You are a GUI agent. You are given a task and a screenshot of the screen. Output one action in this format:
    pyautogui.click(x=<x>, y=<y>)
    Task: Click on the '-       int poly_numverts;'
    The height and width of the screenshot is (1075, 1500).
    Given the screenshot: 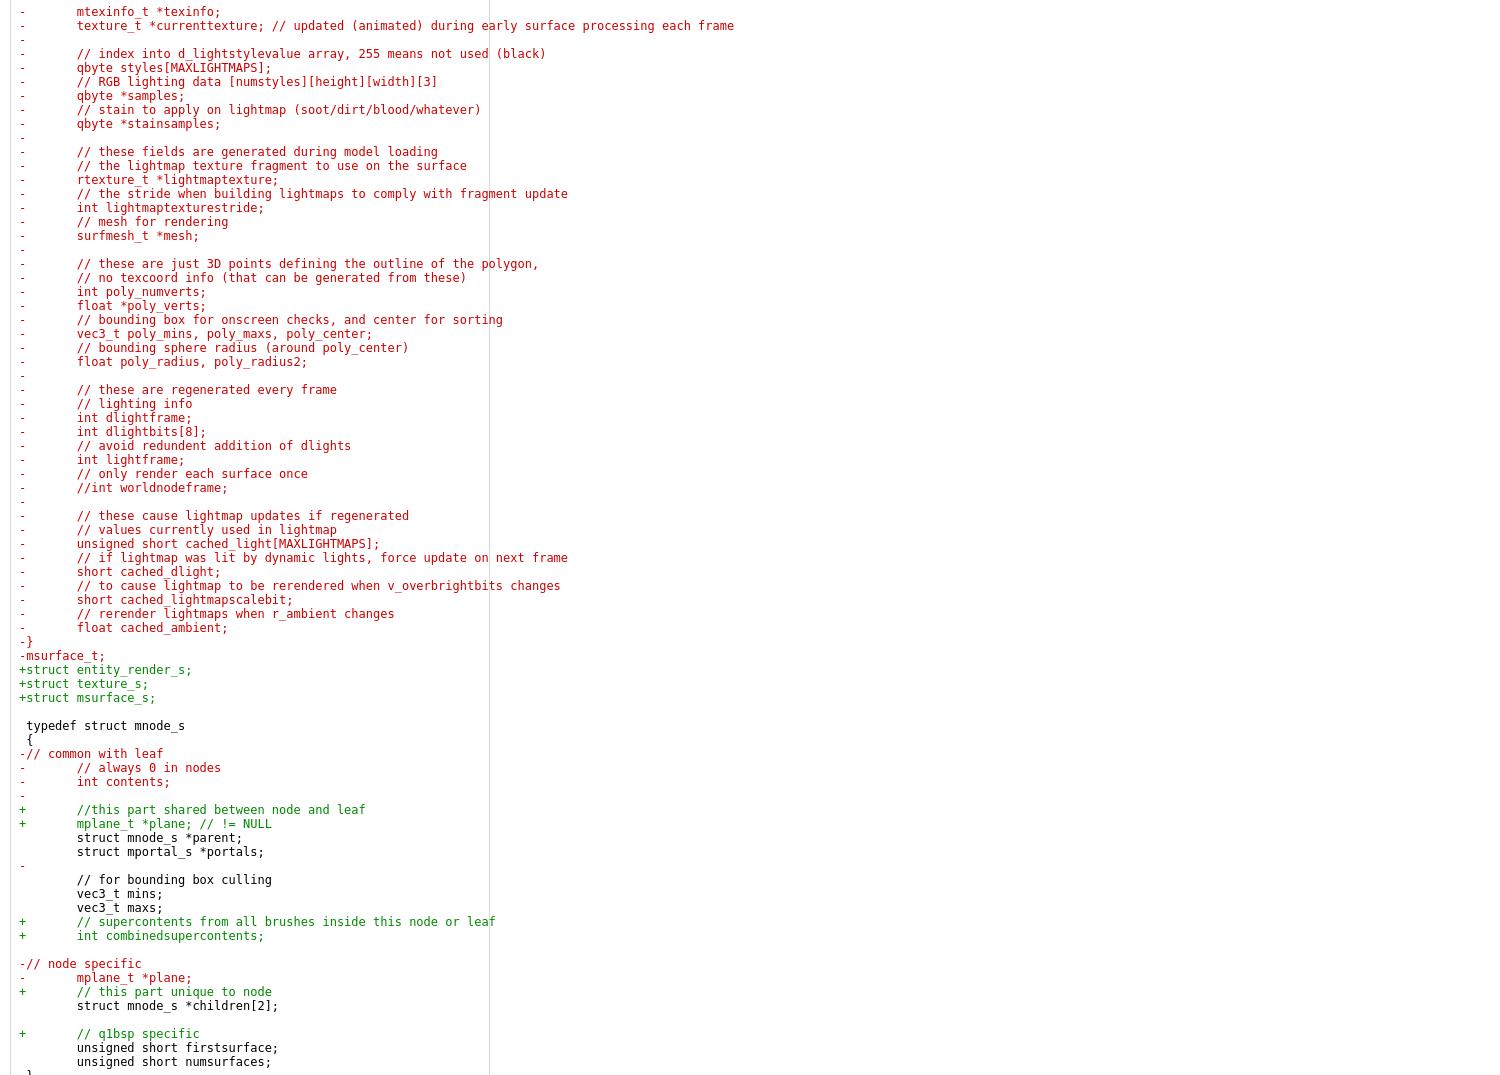 What is the action you would take?
    pyautogui.click(x=111, y=291)
    